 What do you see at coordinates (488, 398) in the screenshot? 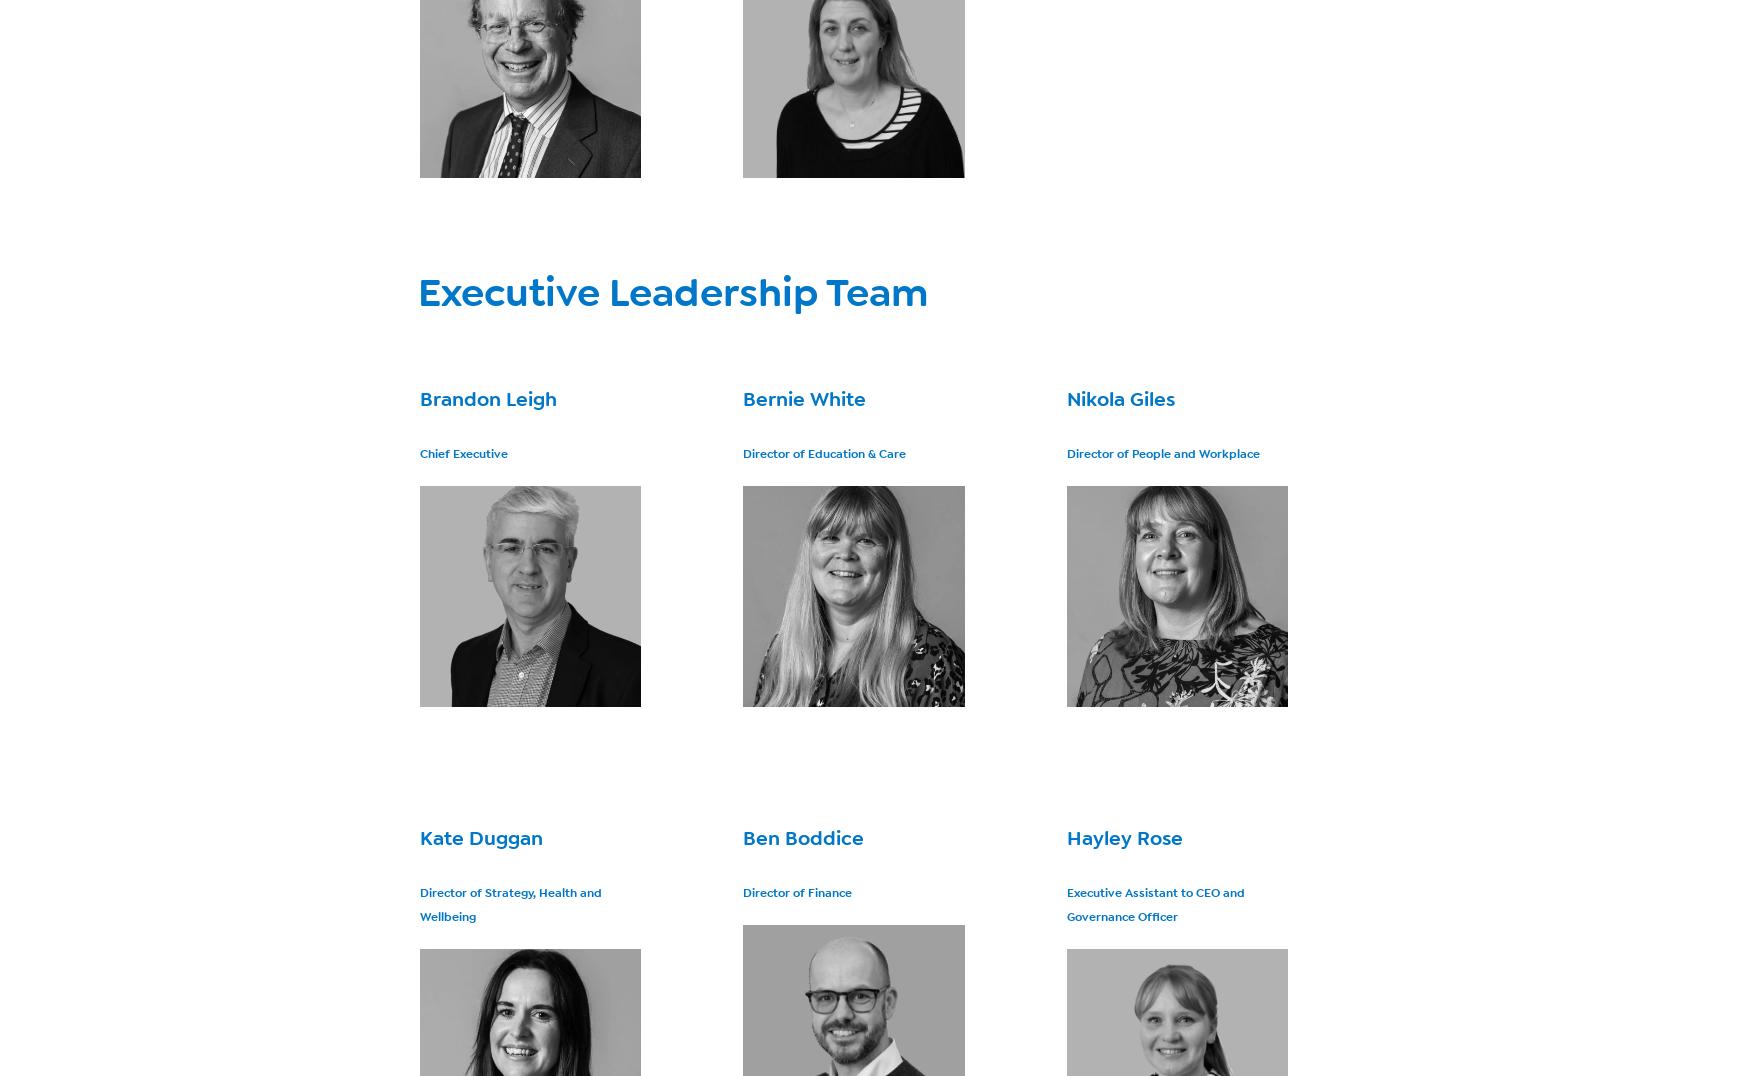
I see `'Brandon Leigh'` at bounding box center [488, 398].